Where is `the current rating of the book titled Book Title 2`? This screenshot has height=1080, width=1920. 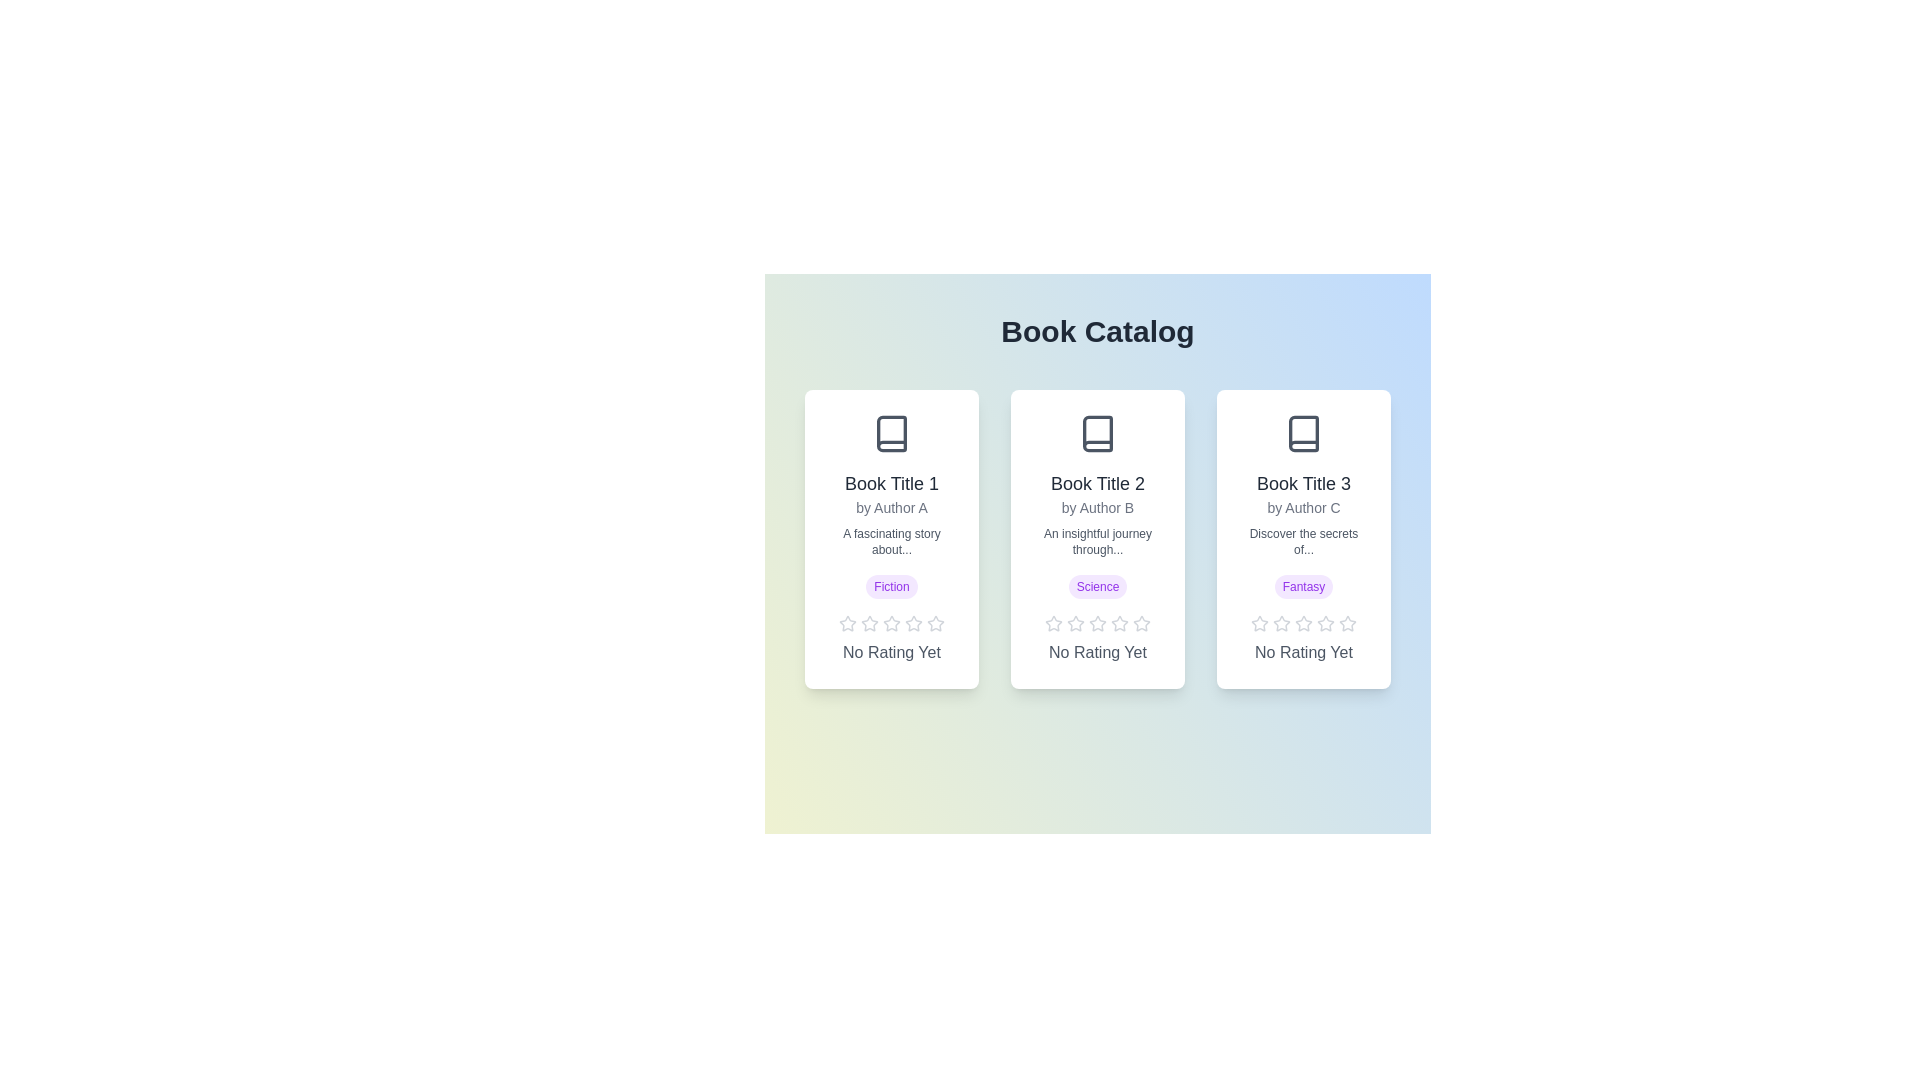 the current rating of the book titled Book Title 2 is located at coordinates (1097, 652).